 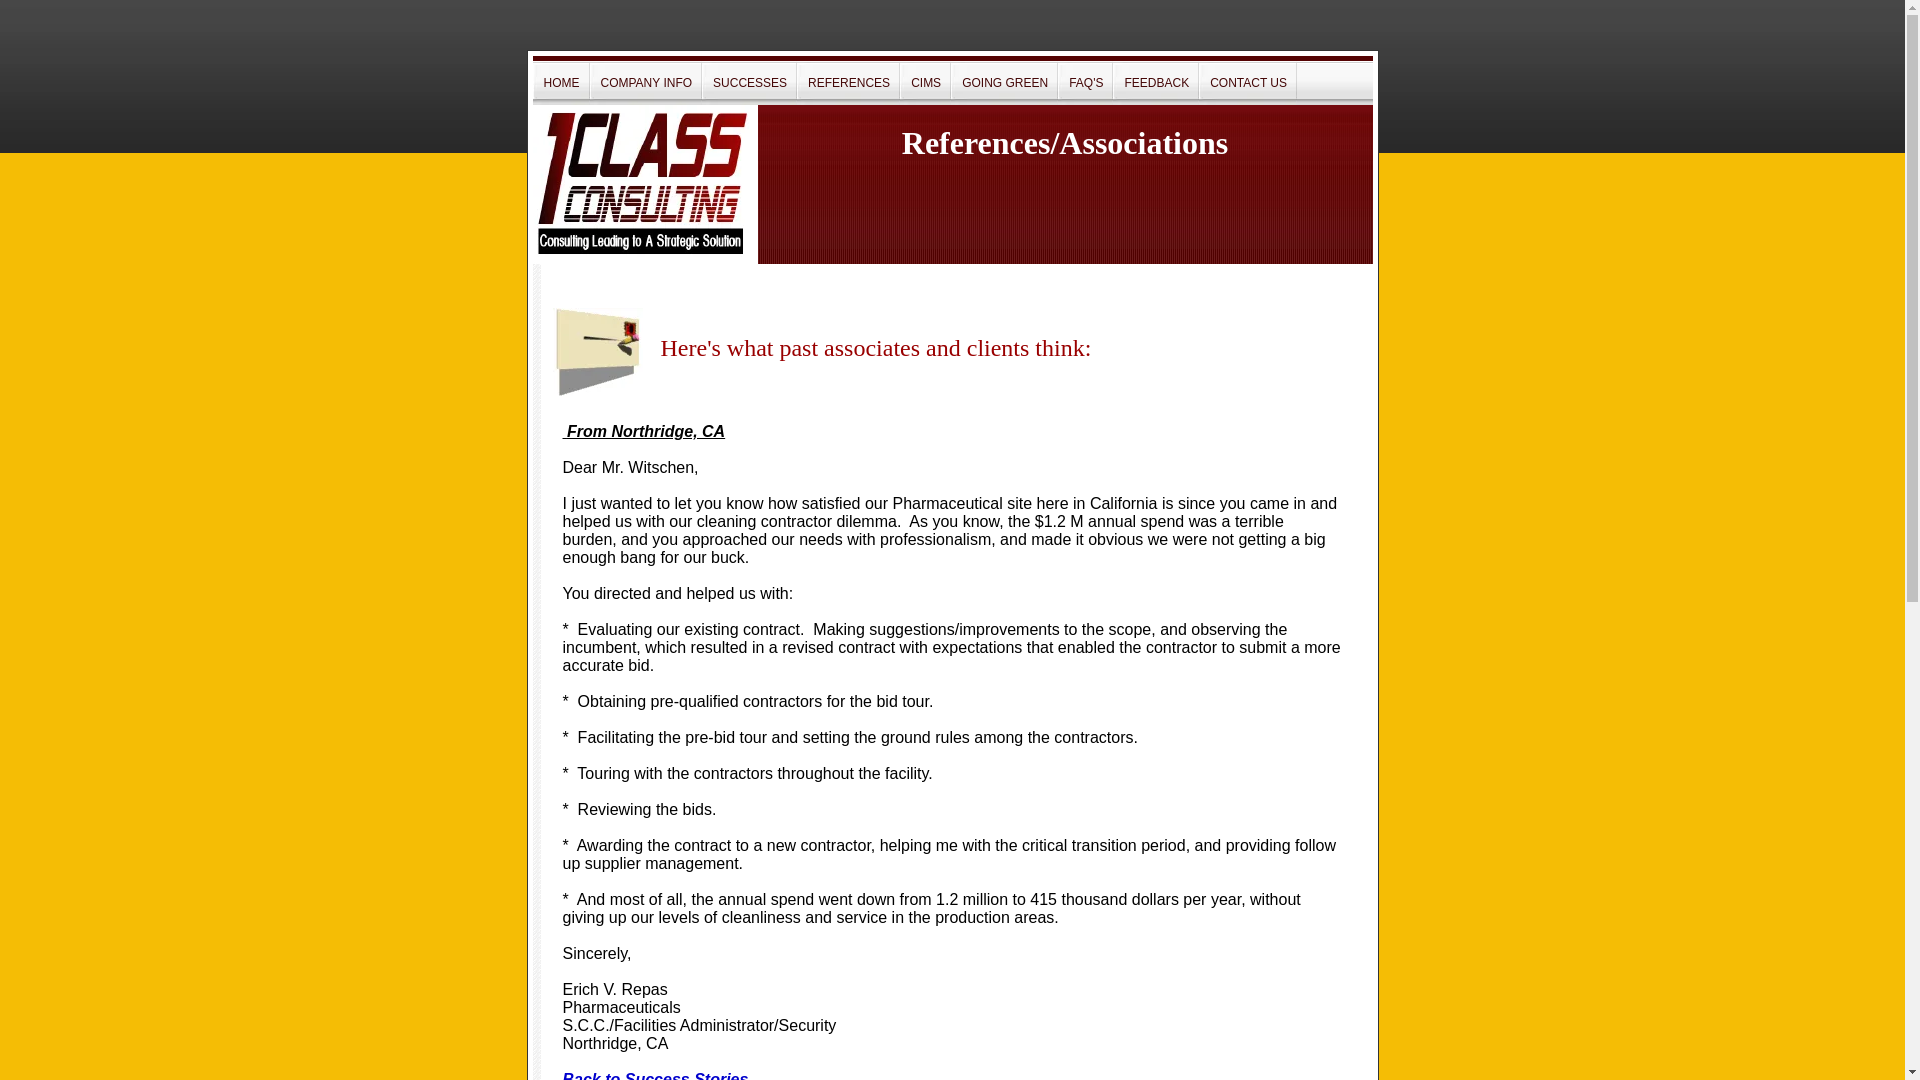 What do you see at coordinates (1084, 82) in the screenshot?
I see `'FAQ'S'` at bounding box center [1084, 82].